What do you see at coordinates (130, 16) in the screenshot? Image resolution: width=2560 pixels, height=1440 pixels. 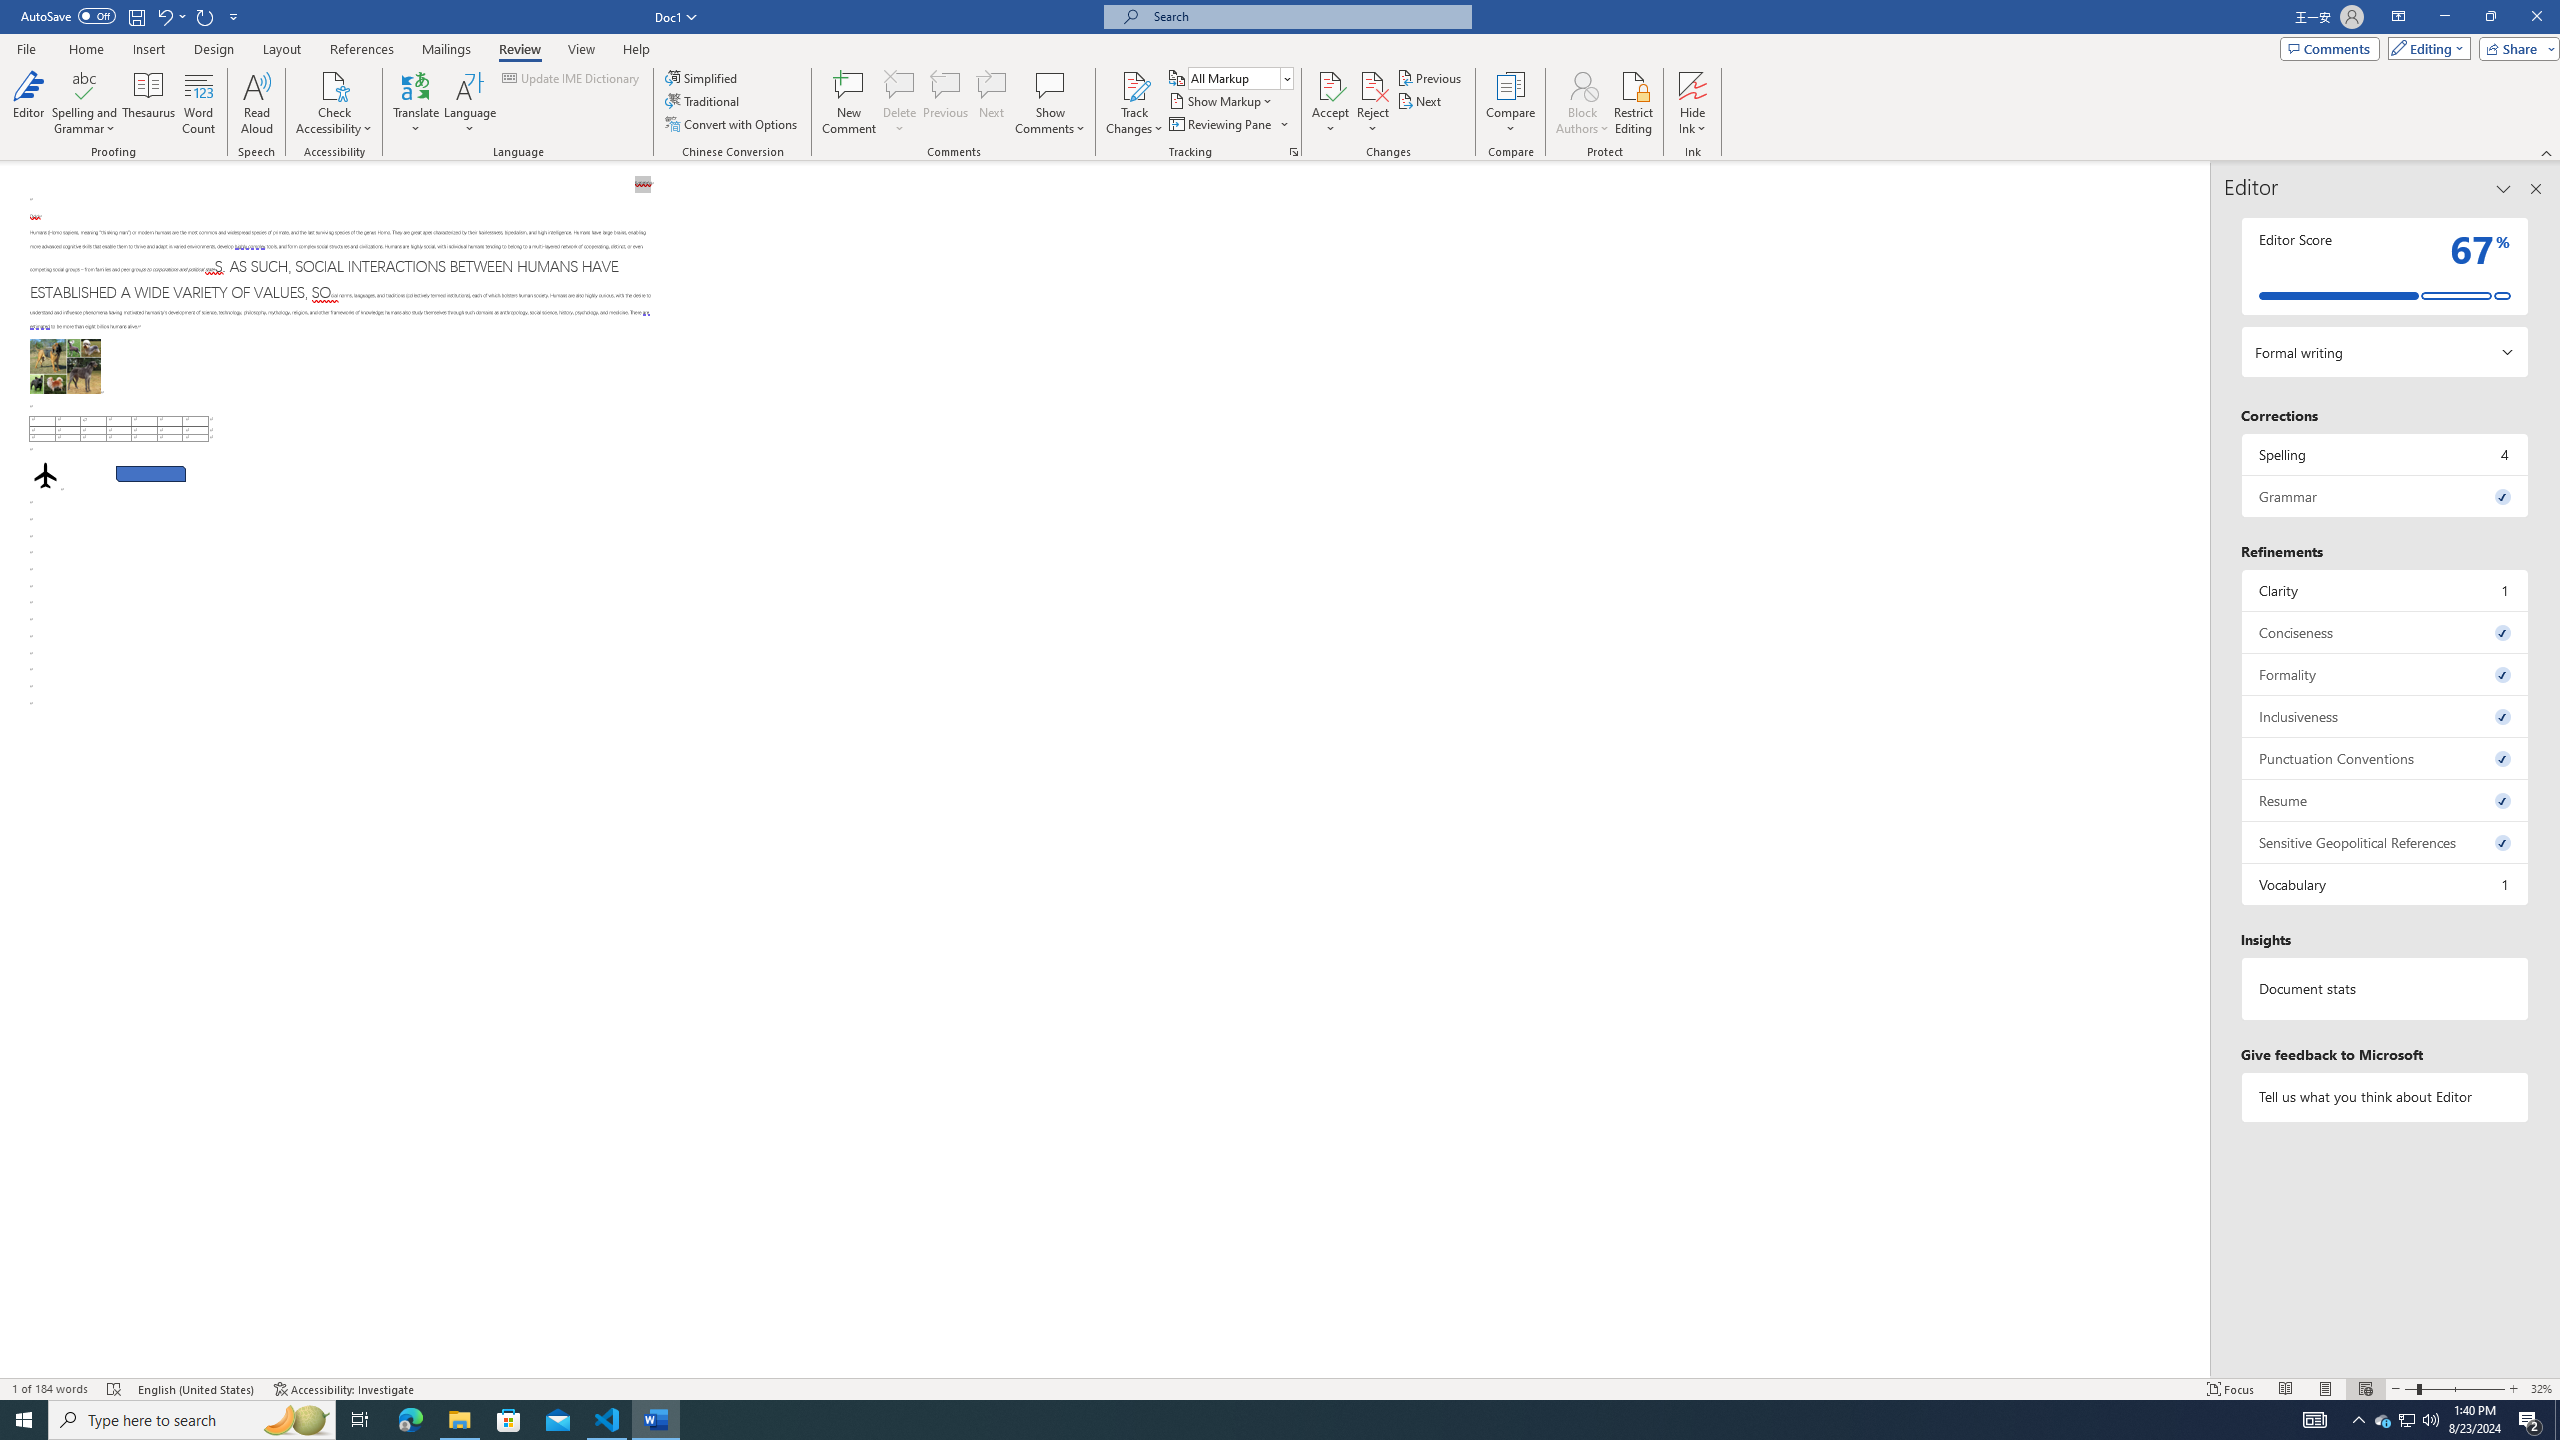 I see `'Quick Access Toolbar'` at bounding box center [130, 16].